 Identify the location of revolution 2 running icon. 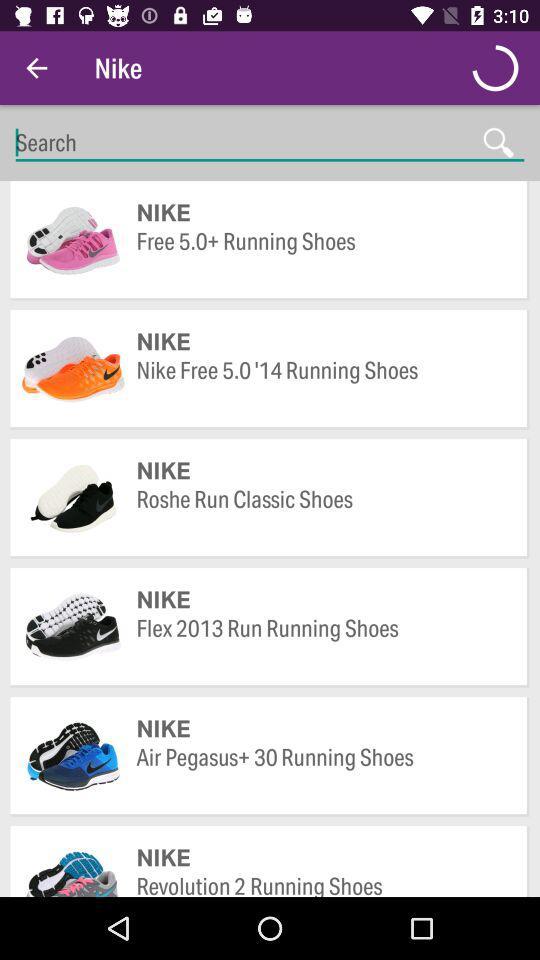
(322, 883).